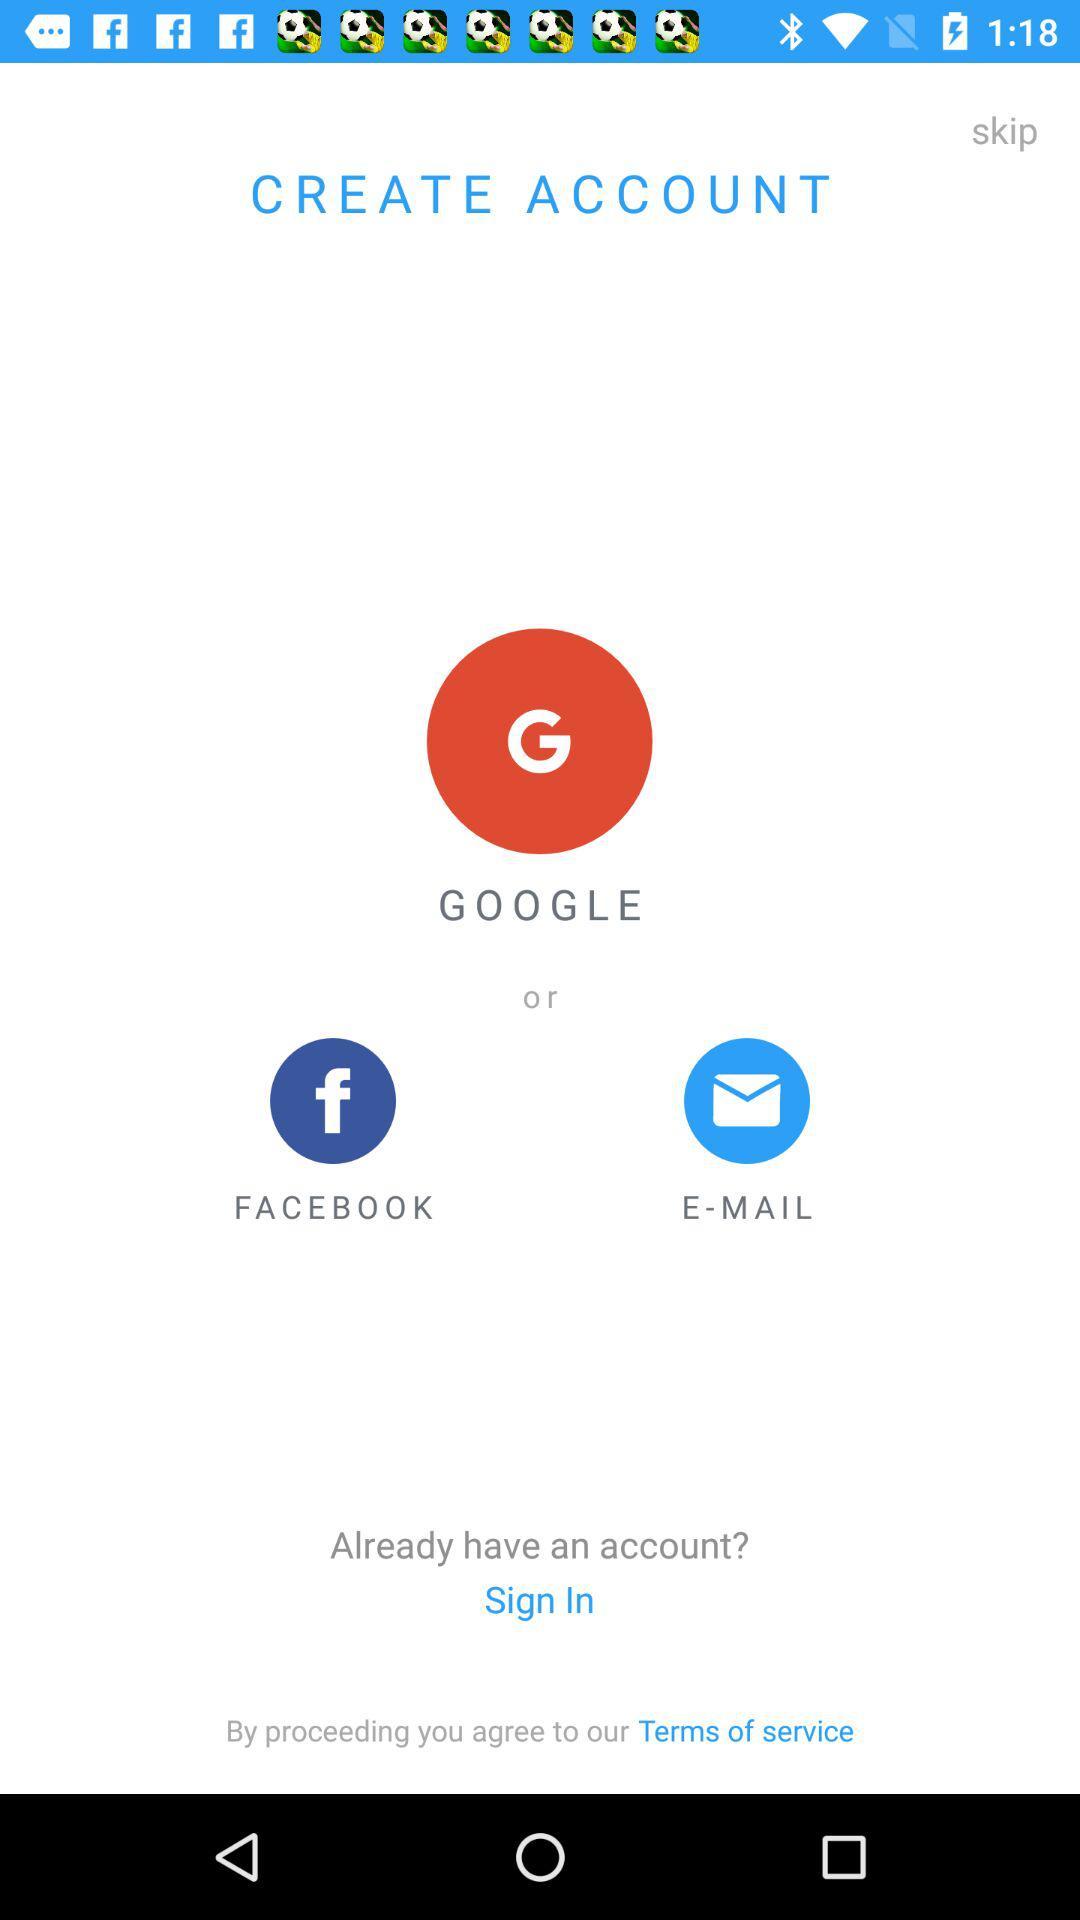 The width and height of the screenshot is (1080, 1920). I want to click on facebook, so click(331, 1132).